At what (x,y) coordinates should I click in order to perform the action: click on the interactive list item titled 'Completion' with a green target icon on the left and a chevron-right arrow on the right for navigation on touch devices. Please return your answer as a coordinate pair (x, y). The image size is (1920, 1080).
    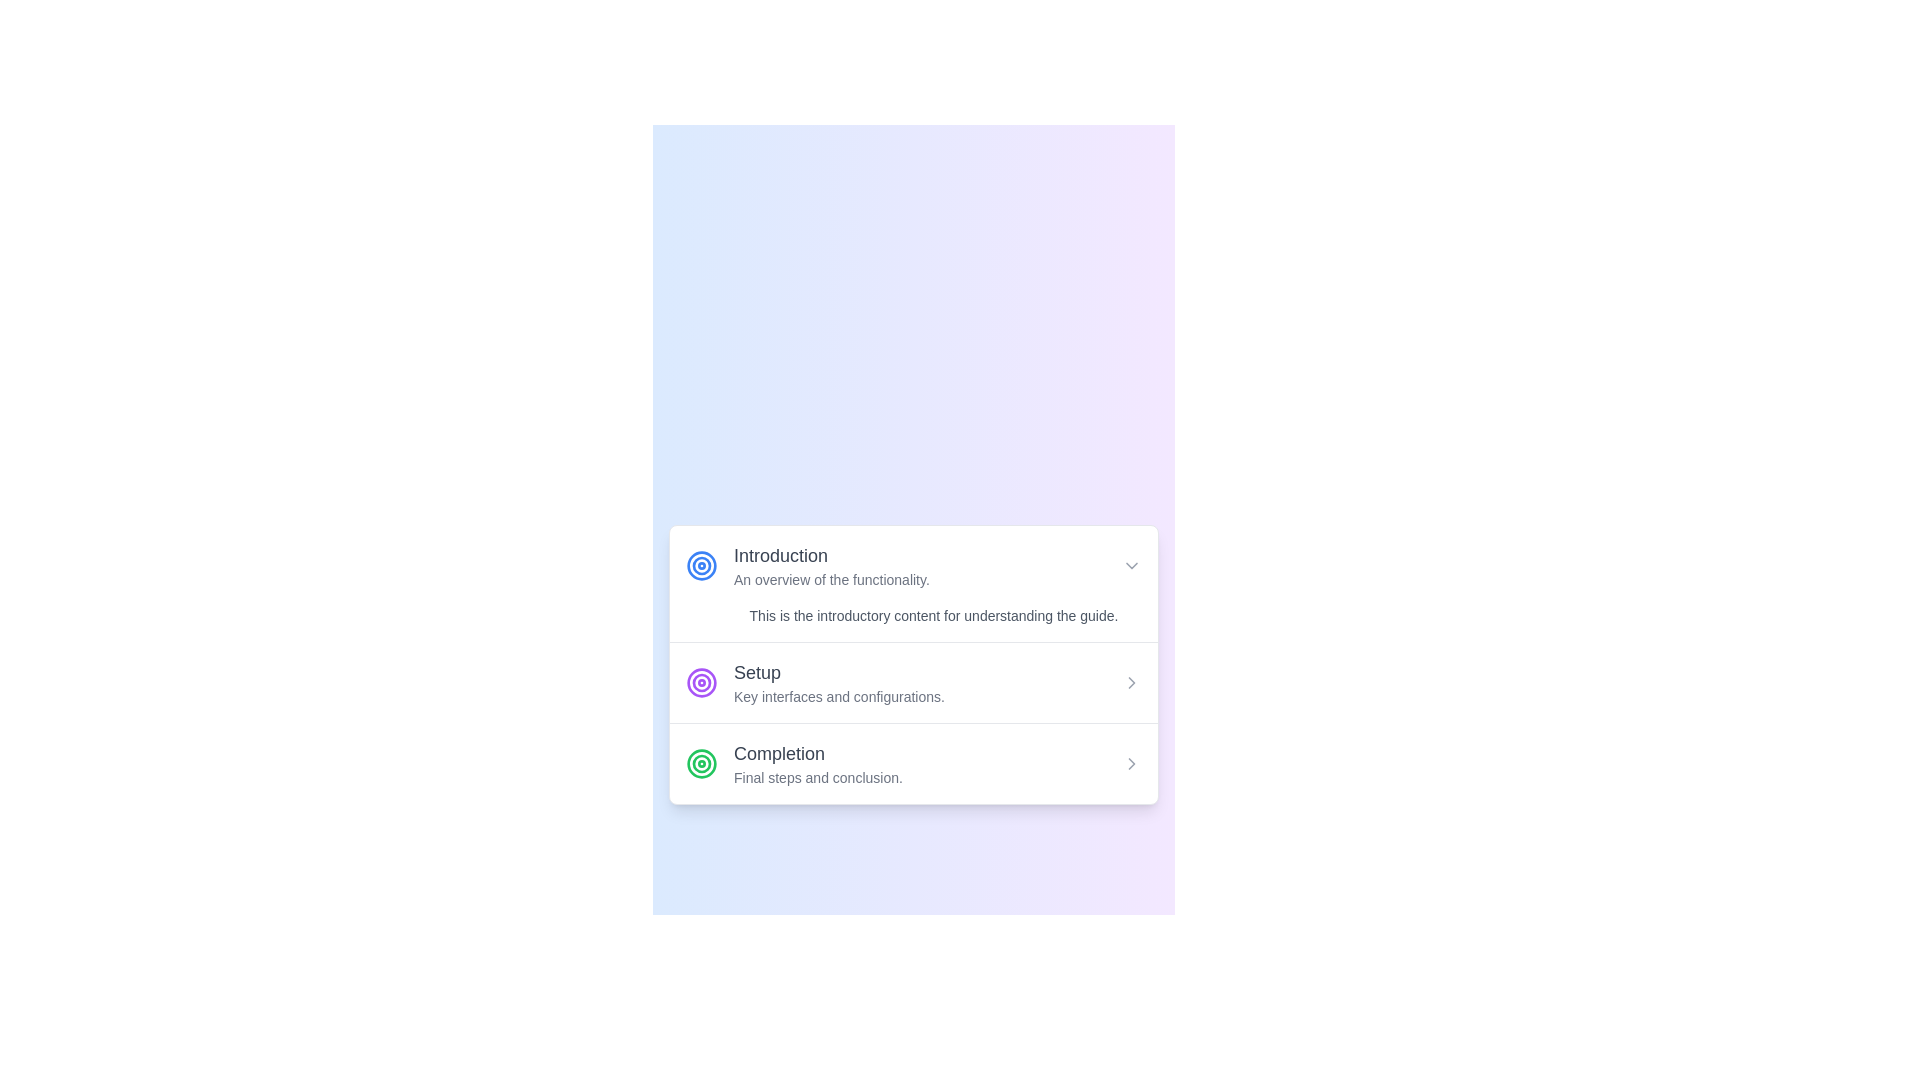
    Looking at the image, I should click on (912, 763).